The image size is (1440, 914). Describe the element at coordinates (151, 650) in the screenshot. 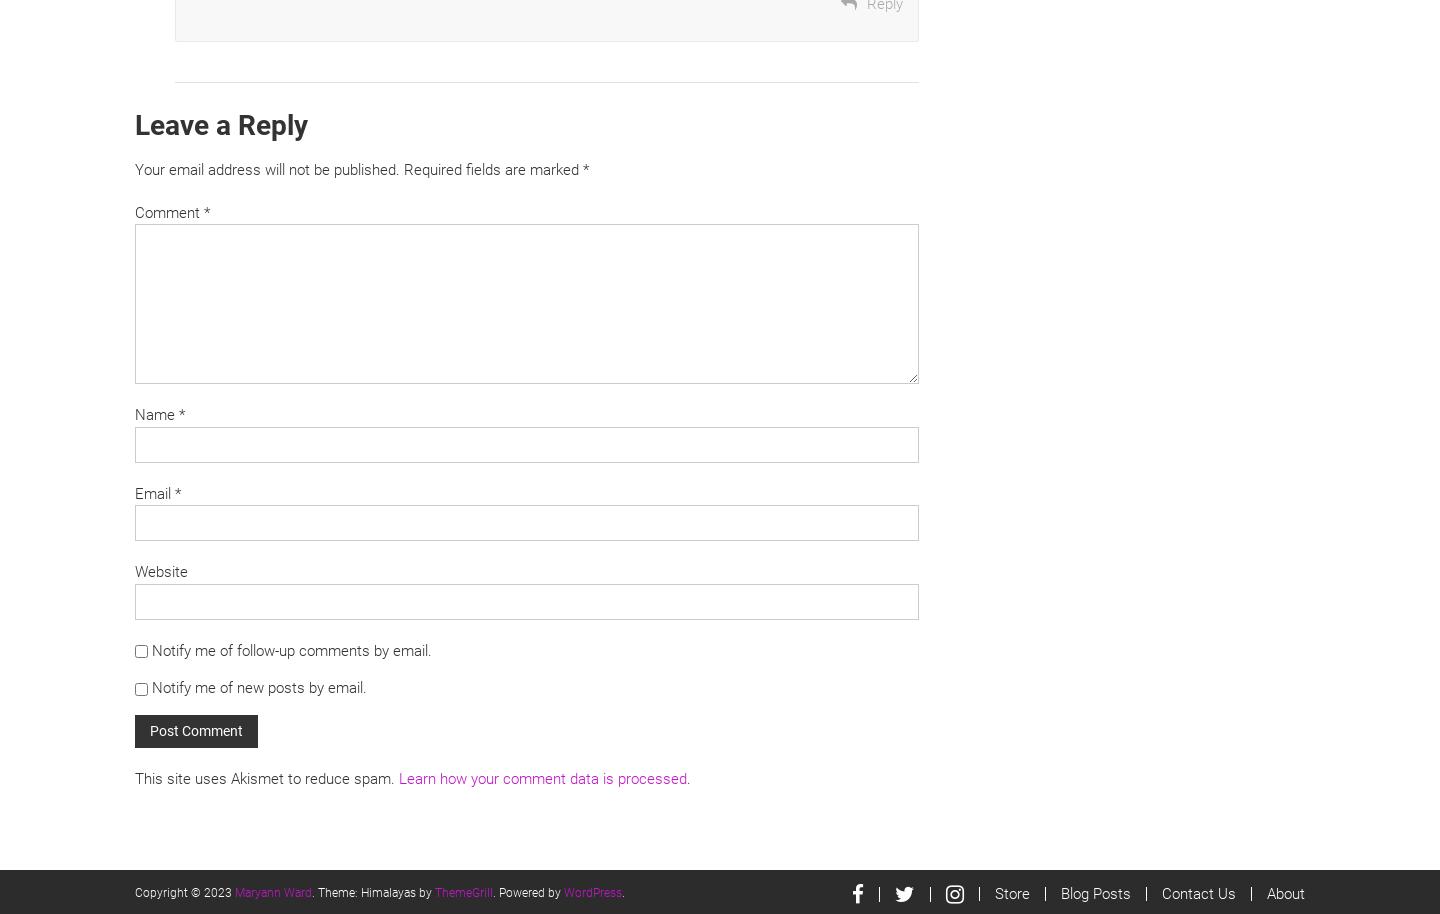

I see `'Notify me of follow-up comments by email.'` at that location.